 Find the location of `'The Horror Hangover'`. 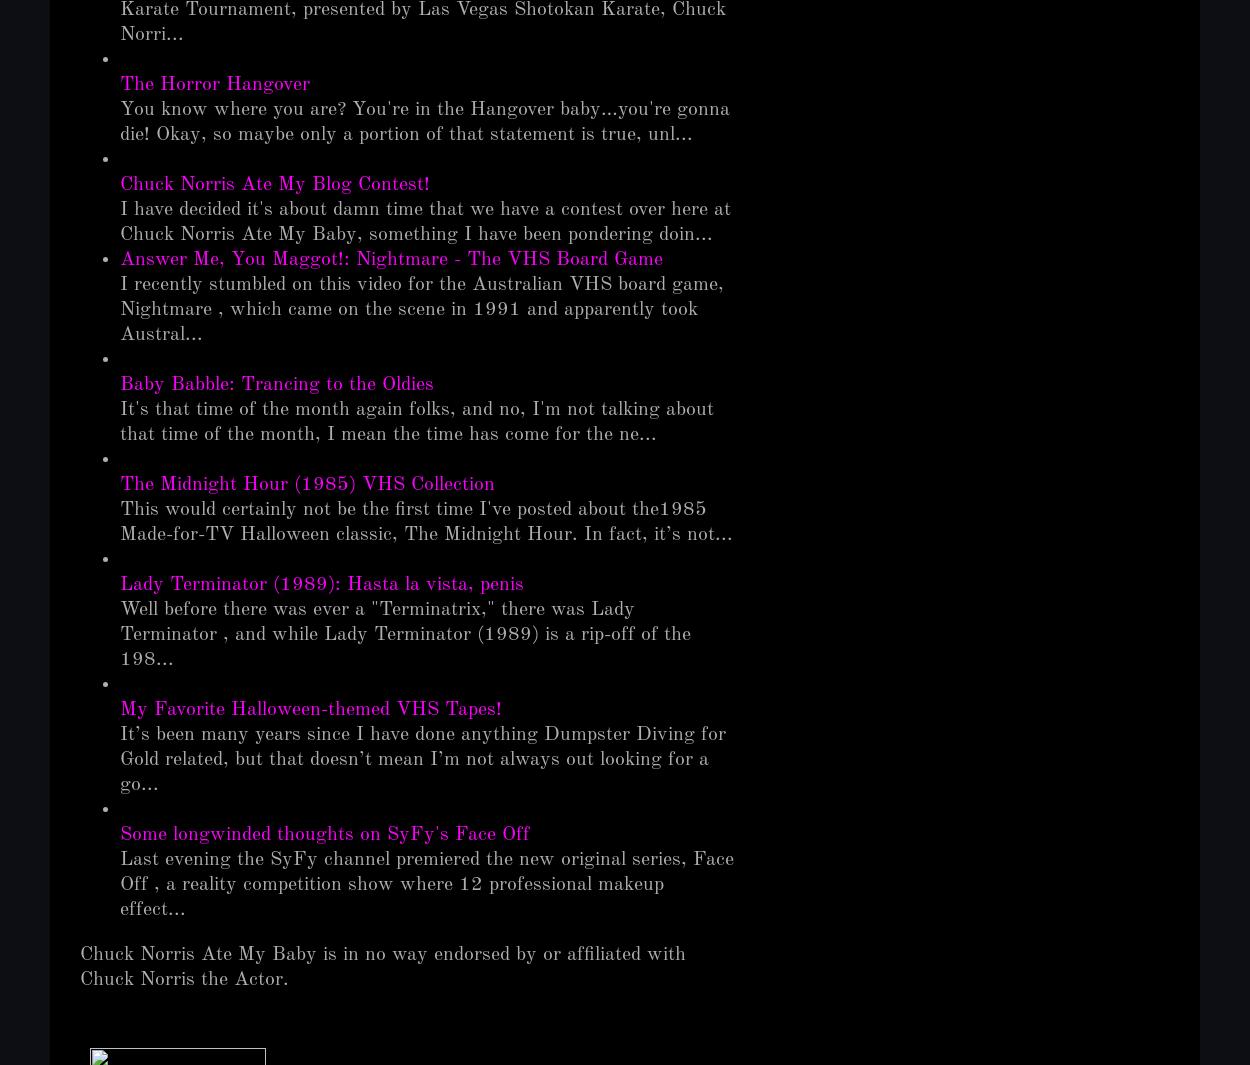

'The Horror Hangover' is located at coordinates (213, 83).